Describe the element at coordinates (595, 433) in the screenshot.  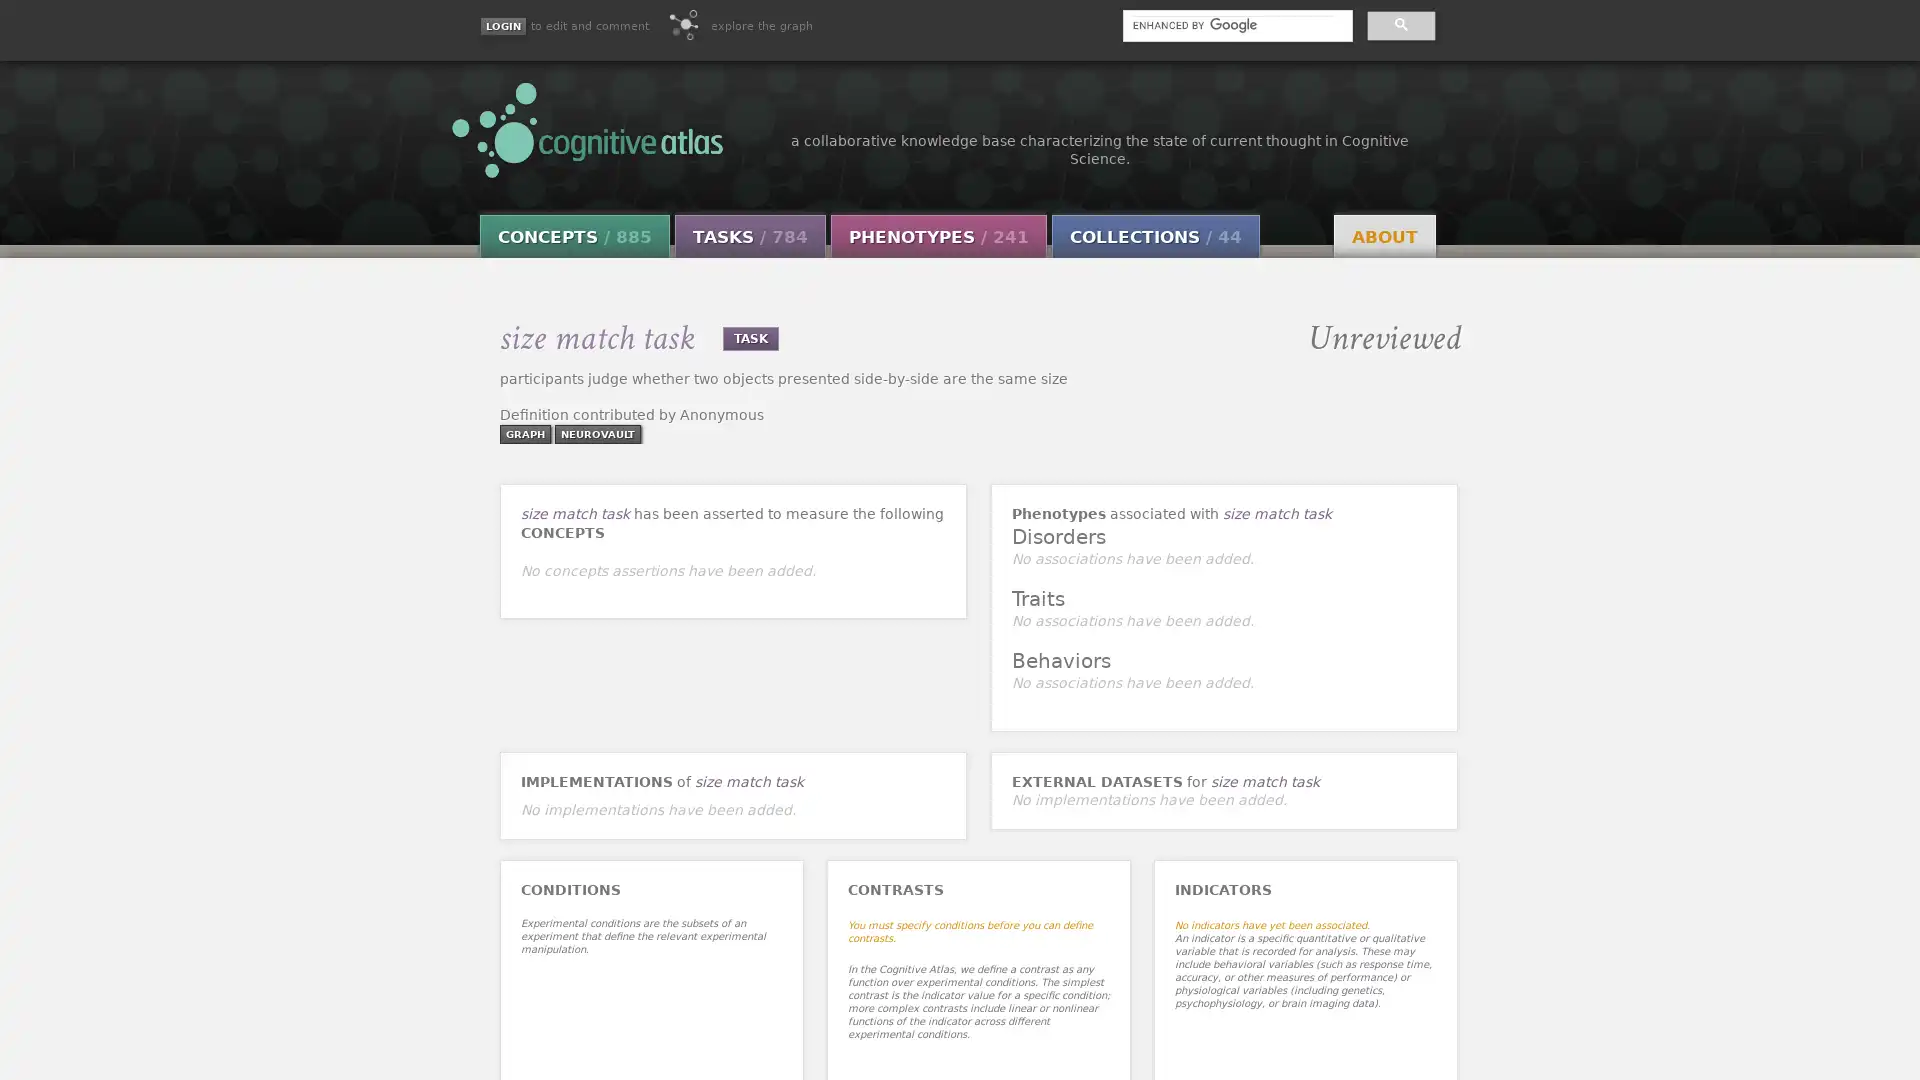
I see `NEUROVAULT` at that location.